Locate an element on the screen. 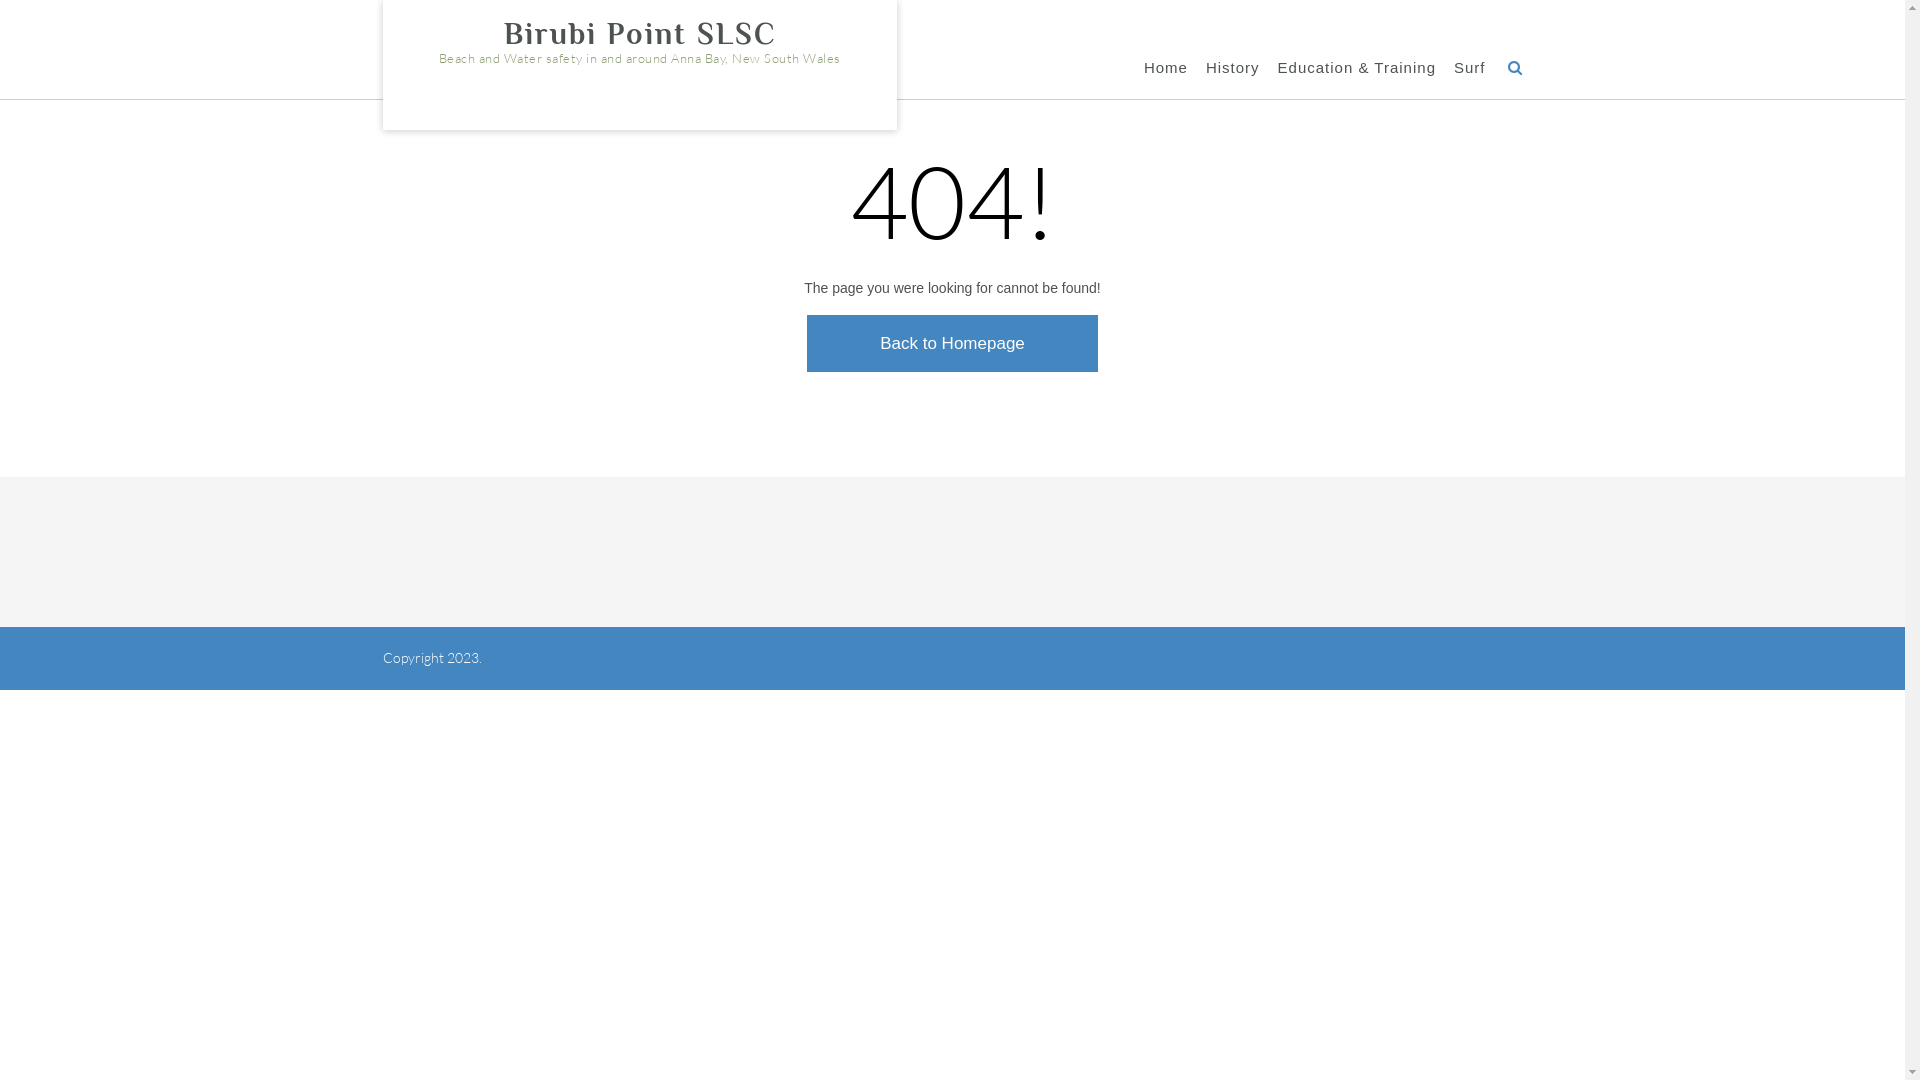  'Back to Homepage' is located at coordinates (951, 342).